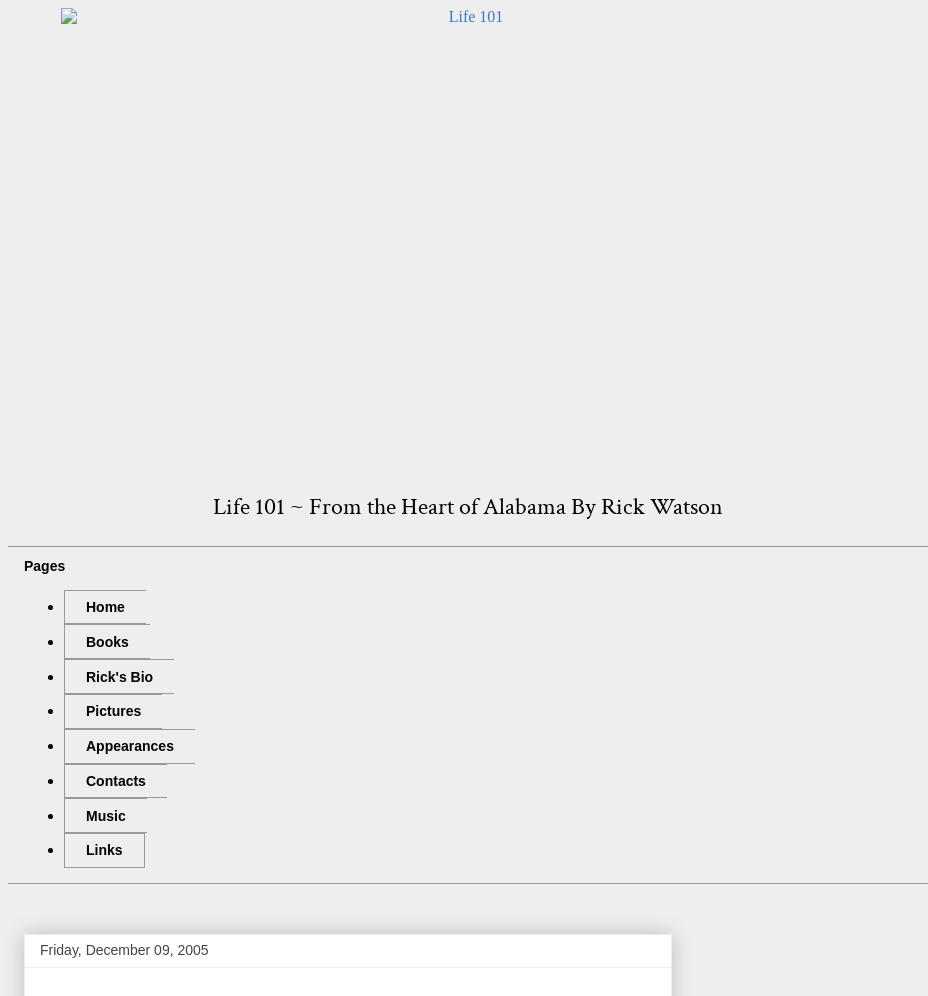 The width and height of the screenshot is (928, 996). What do you see at coordinates (123, 948) in the screenshot?
I see `'Friday, December 09, 2005'` at bounding box center [123, 948].